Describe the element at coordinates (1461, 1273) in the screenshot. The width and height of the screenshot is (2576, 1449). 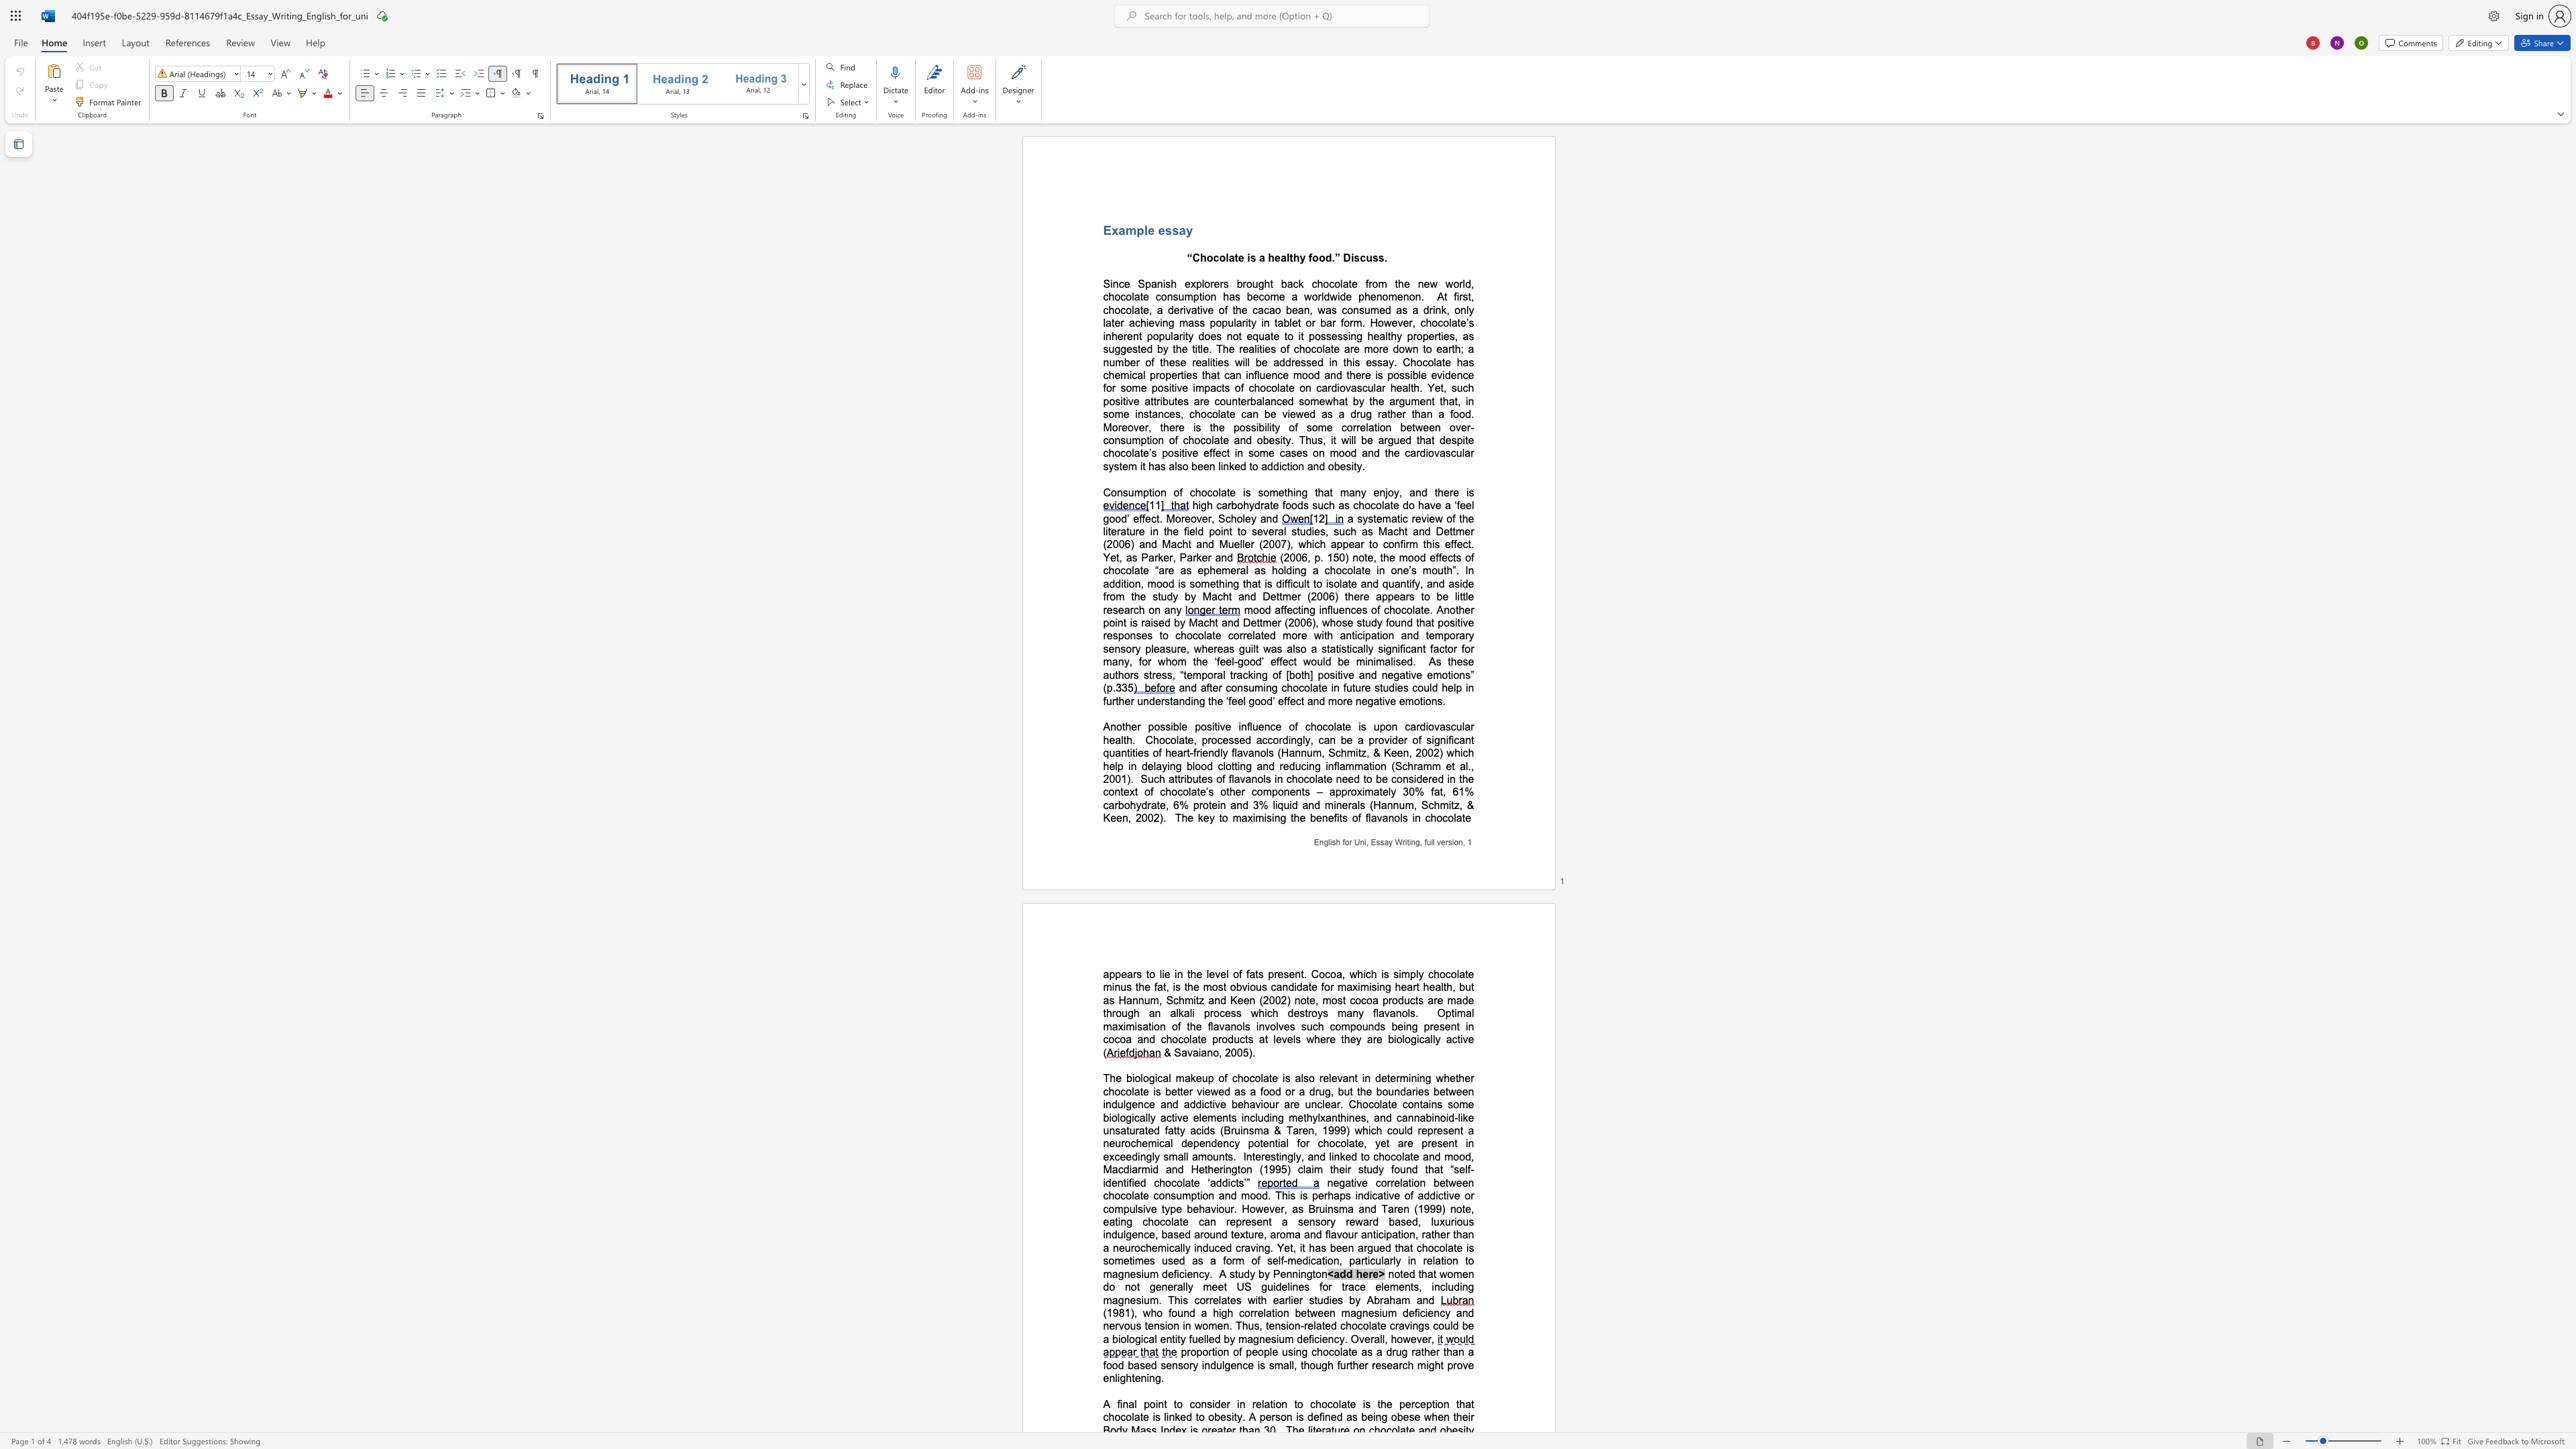
I see `the subset text "en do" within the text "noted that women do not"` at that location.